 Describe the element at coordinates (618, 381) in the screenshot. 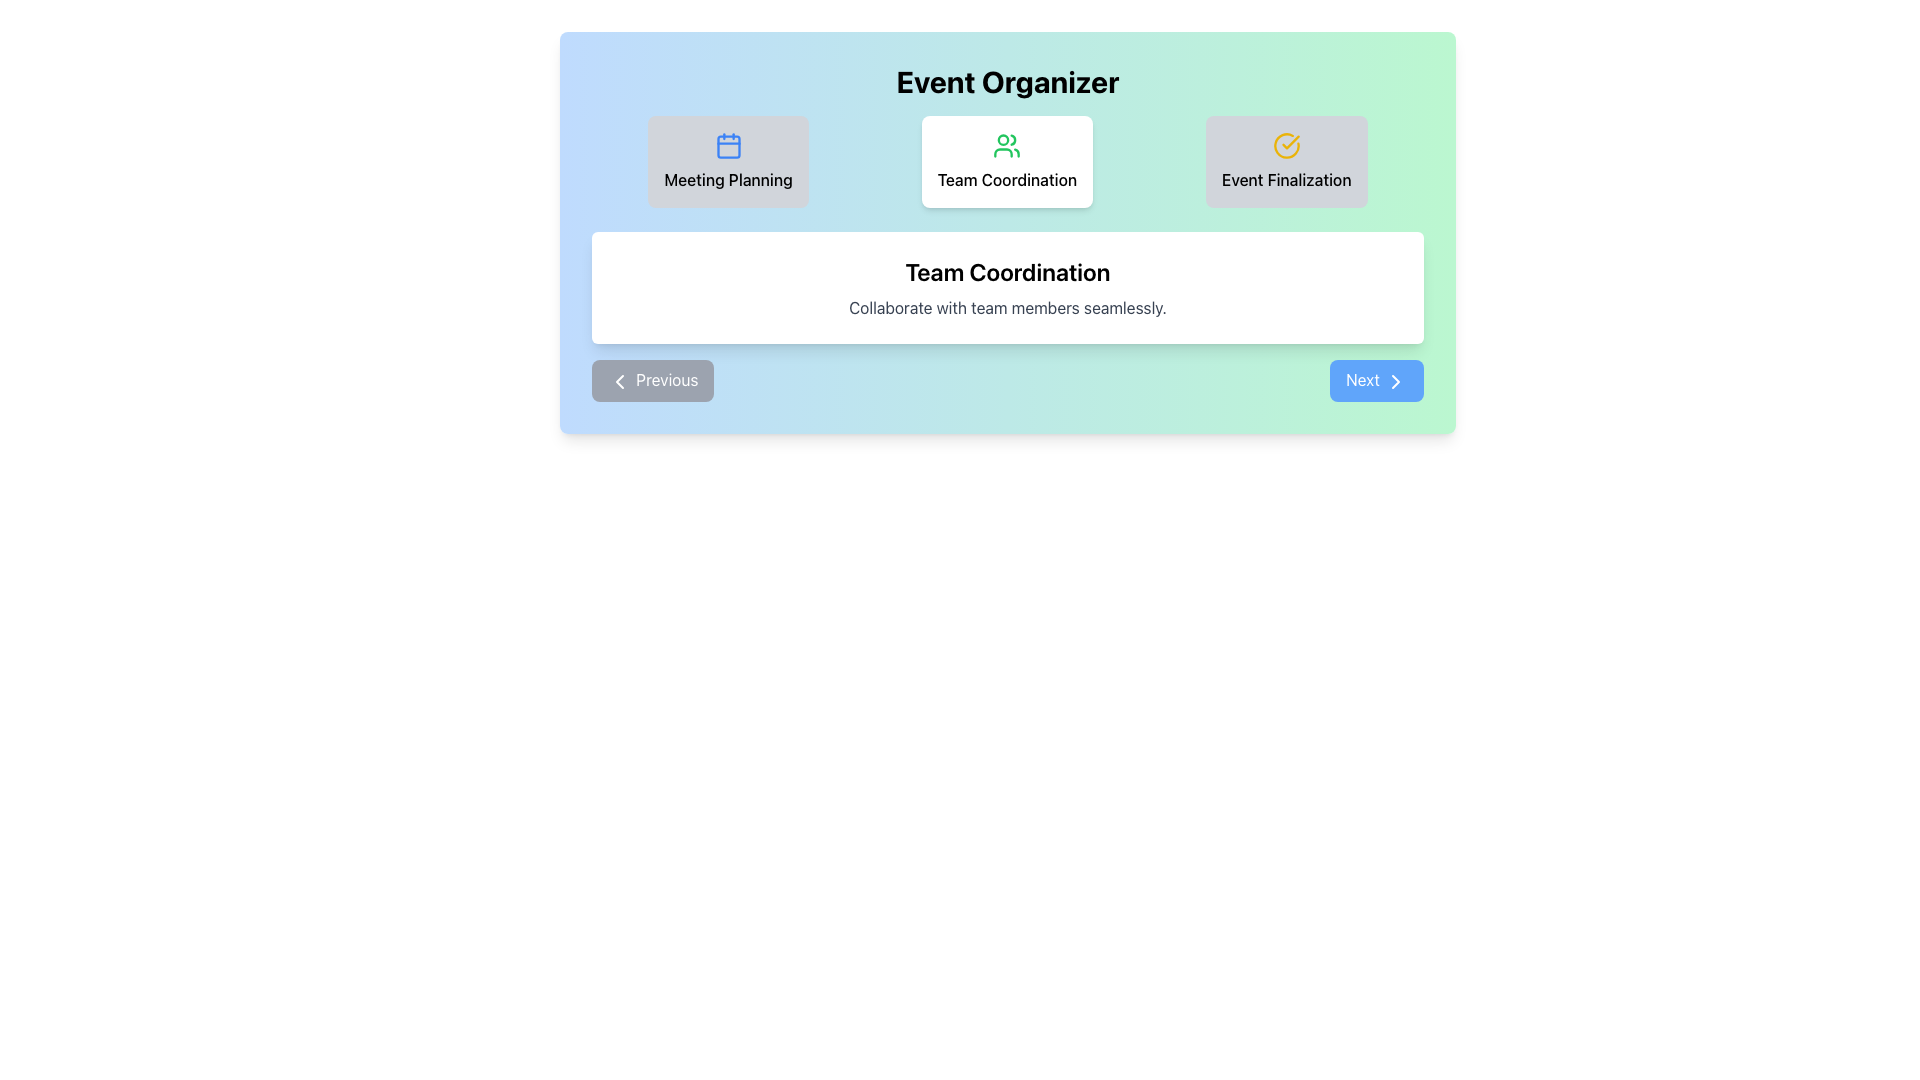

I see `the left-facing arrow icon that is part of the 'Previous' button located at the bottom left of the interface` at that location.